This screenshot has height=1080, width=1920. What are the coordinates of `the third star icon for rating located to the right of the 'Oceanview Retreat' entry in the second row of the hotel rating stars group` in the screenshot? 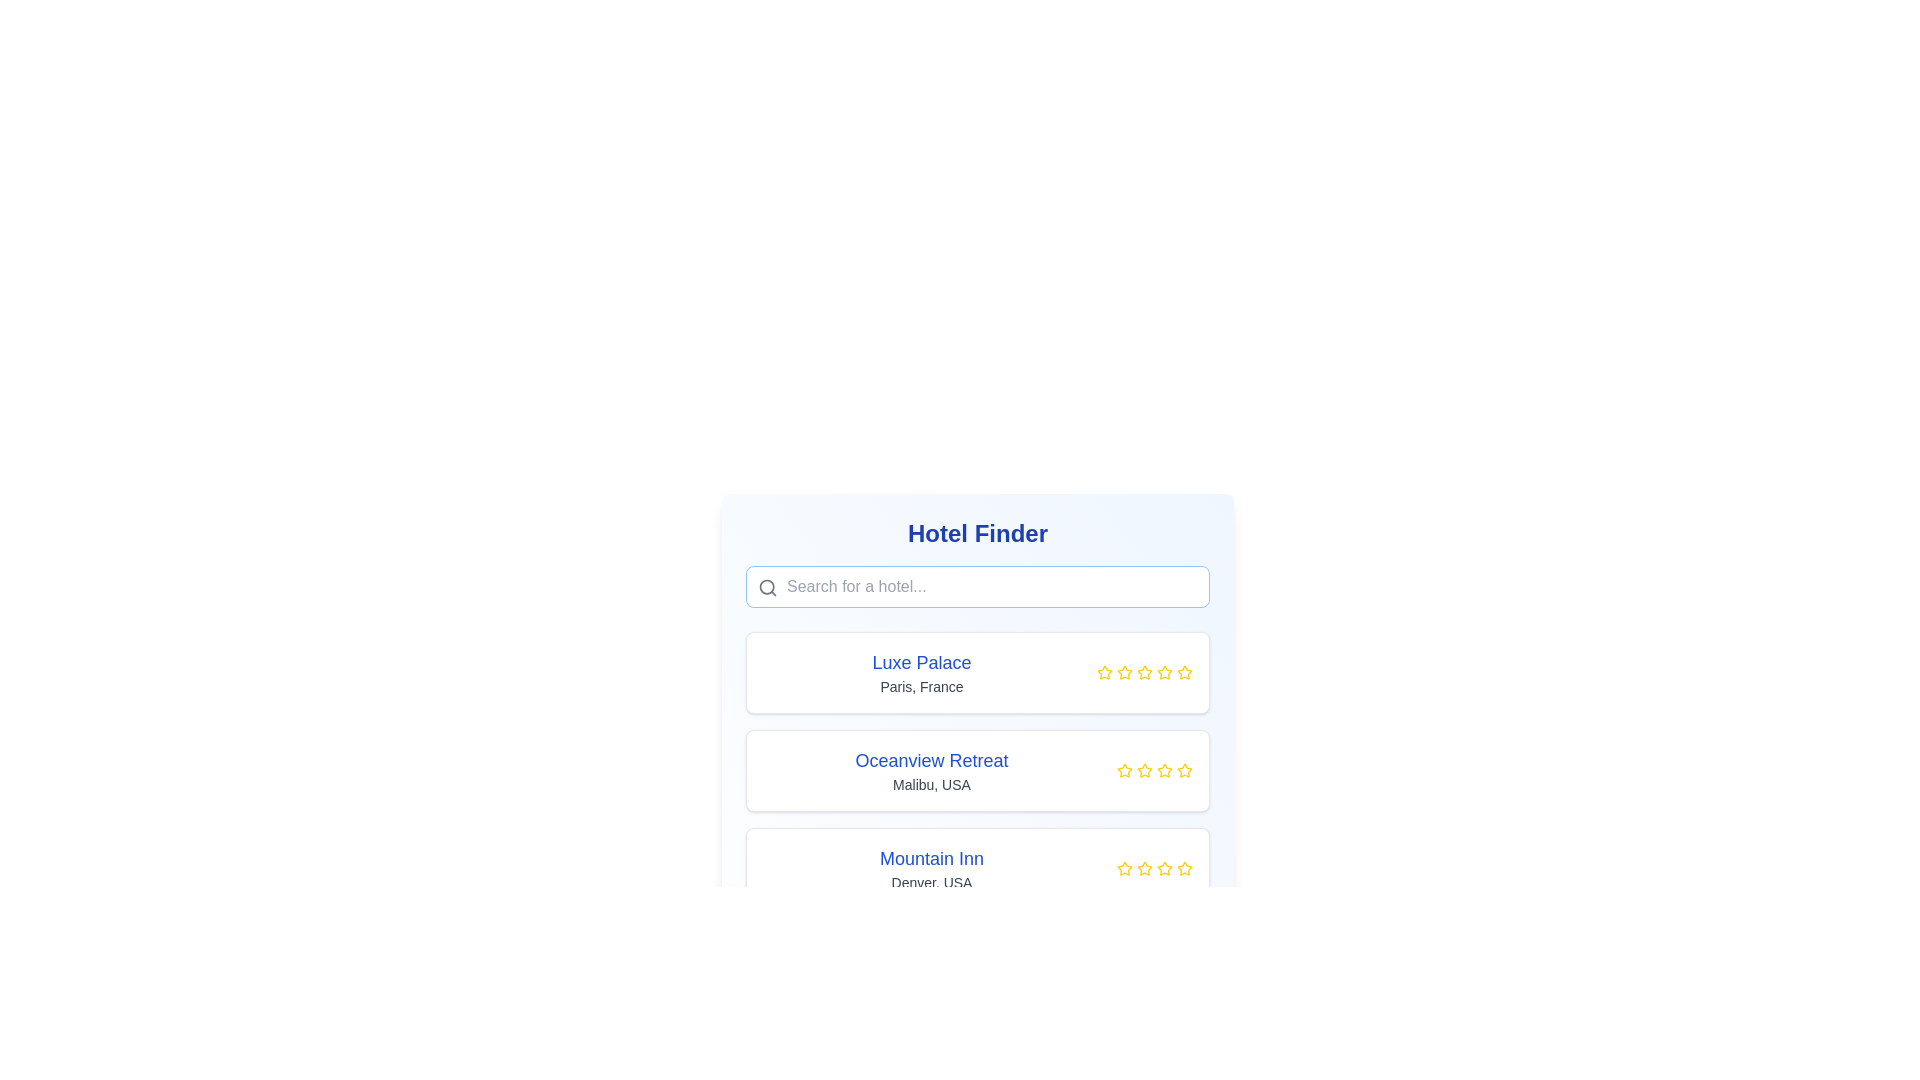 It's located at (1185, 769).